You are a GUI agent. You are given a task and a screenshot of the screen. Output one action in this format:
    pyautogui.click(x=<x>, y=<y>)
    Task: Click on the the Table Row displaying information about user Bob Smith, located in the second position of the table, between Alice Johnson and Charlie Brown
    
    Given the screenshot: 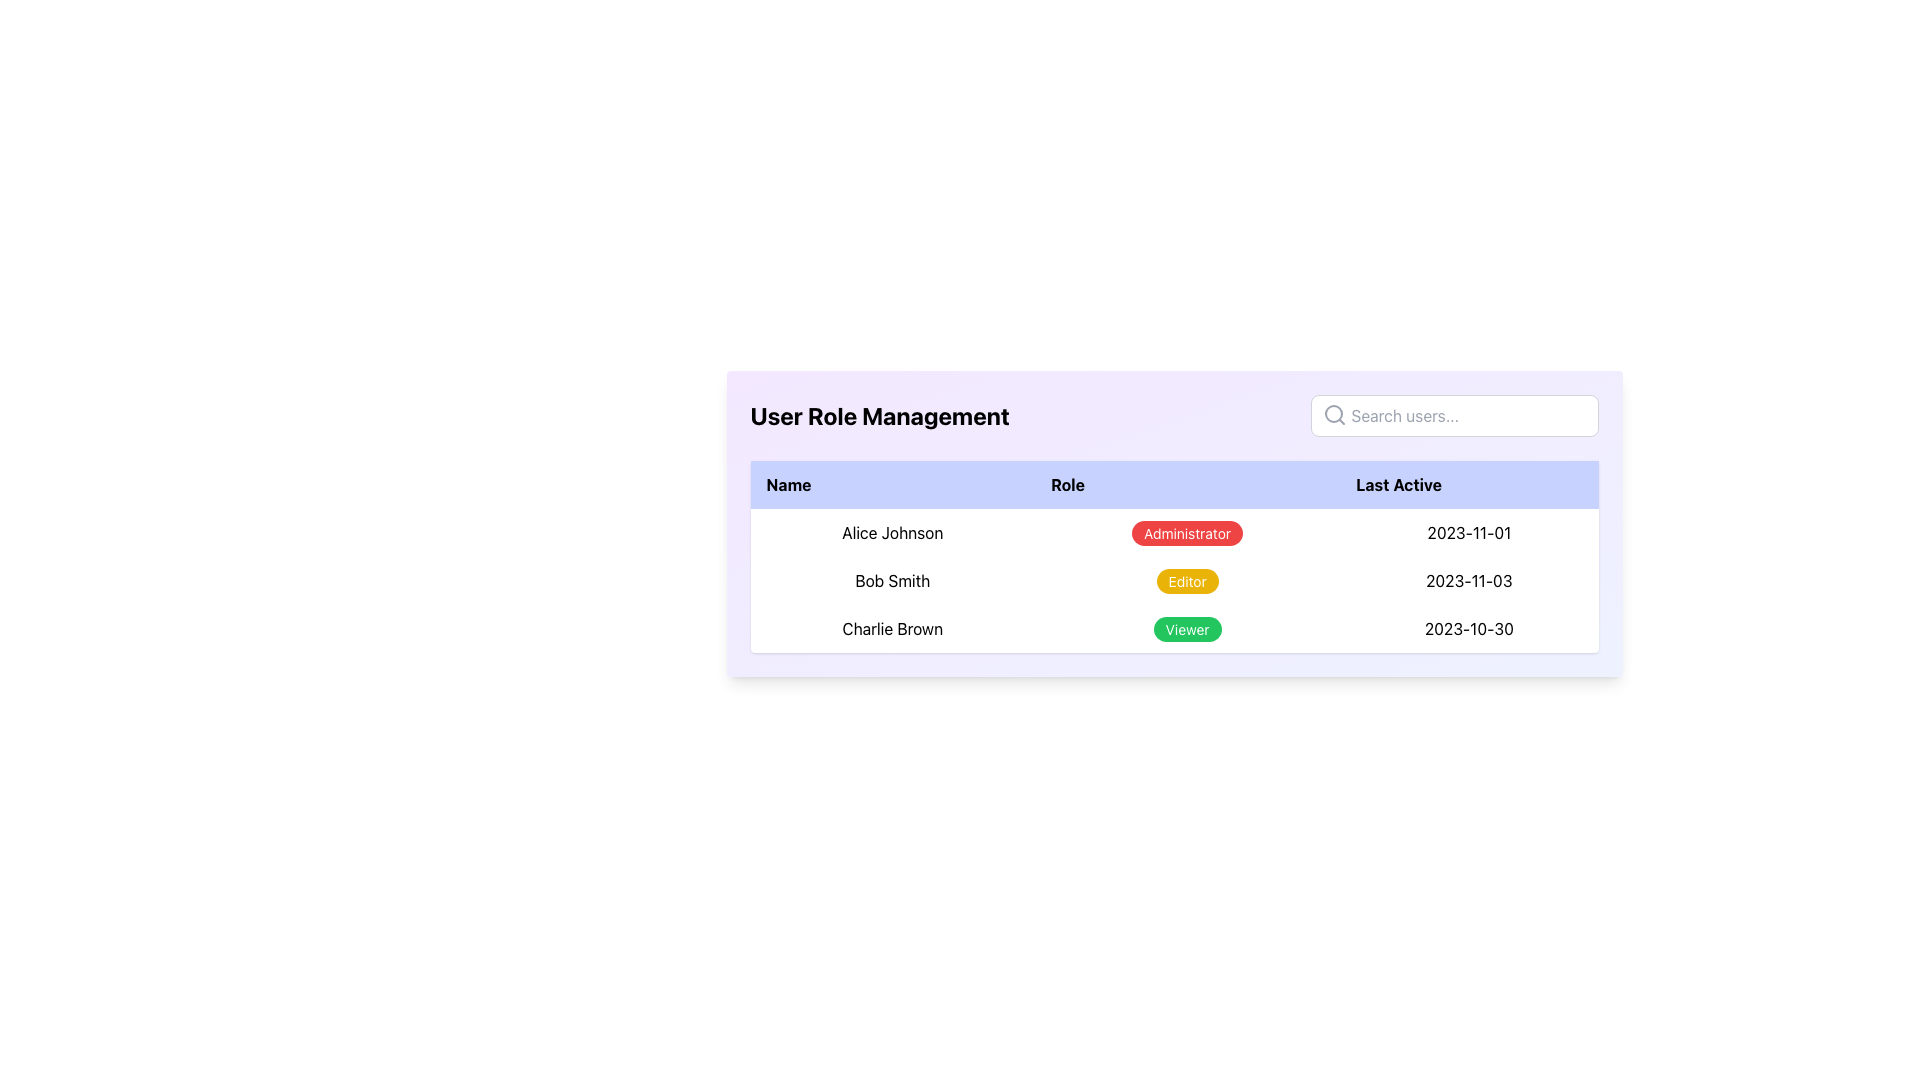 What is the action you would take?
    pyautogui.click(x=1174, y=581)
    